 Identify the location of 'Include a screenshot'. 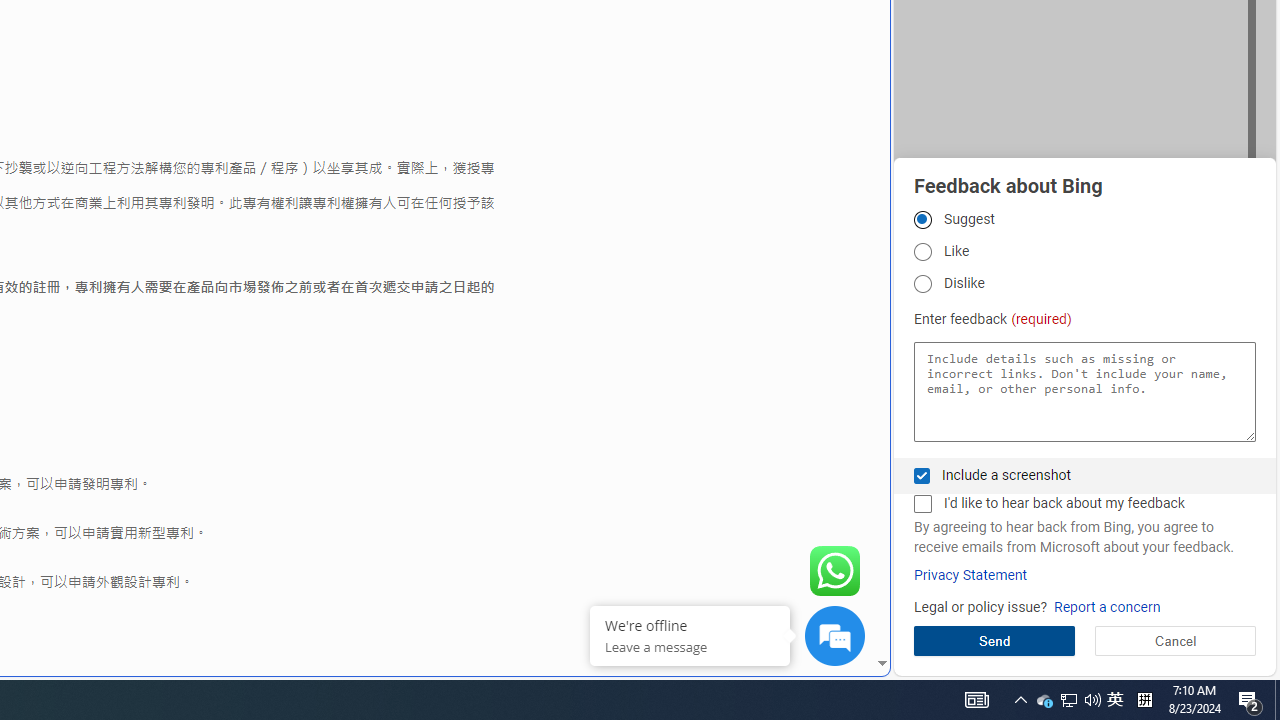
(921, 475).